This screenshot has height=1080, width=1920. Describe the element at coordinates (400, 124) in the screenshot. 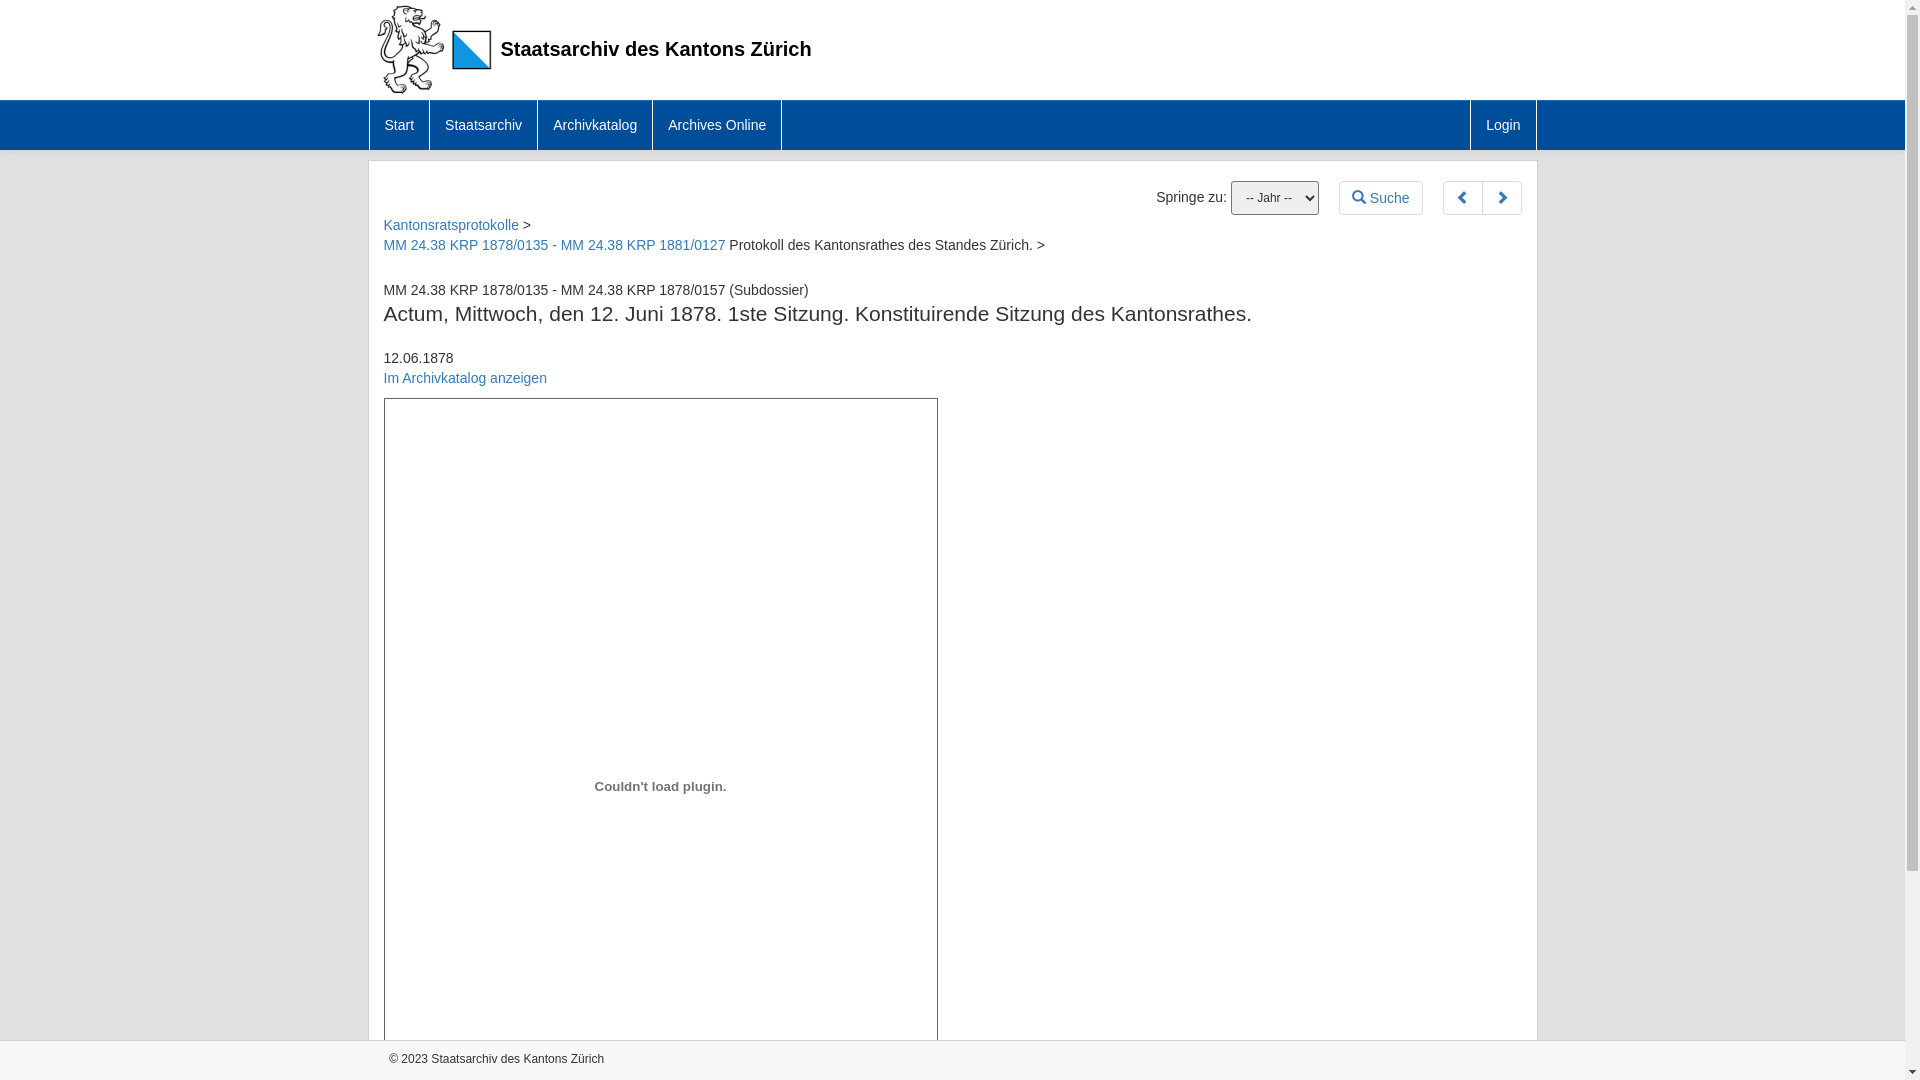

I see `'Start'` at that location.